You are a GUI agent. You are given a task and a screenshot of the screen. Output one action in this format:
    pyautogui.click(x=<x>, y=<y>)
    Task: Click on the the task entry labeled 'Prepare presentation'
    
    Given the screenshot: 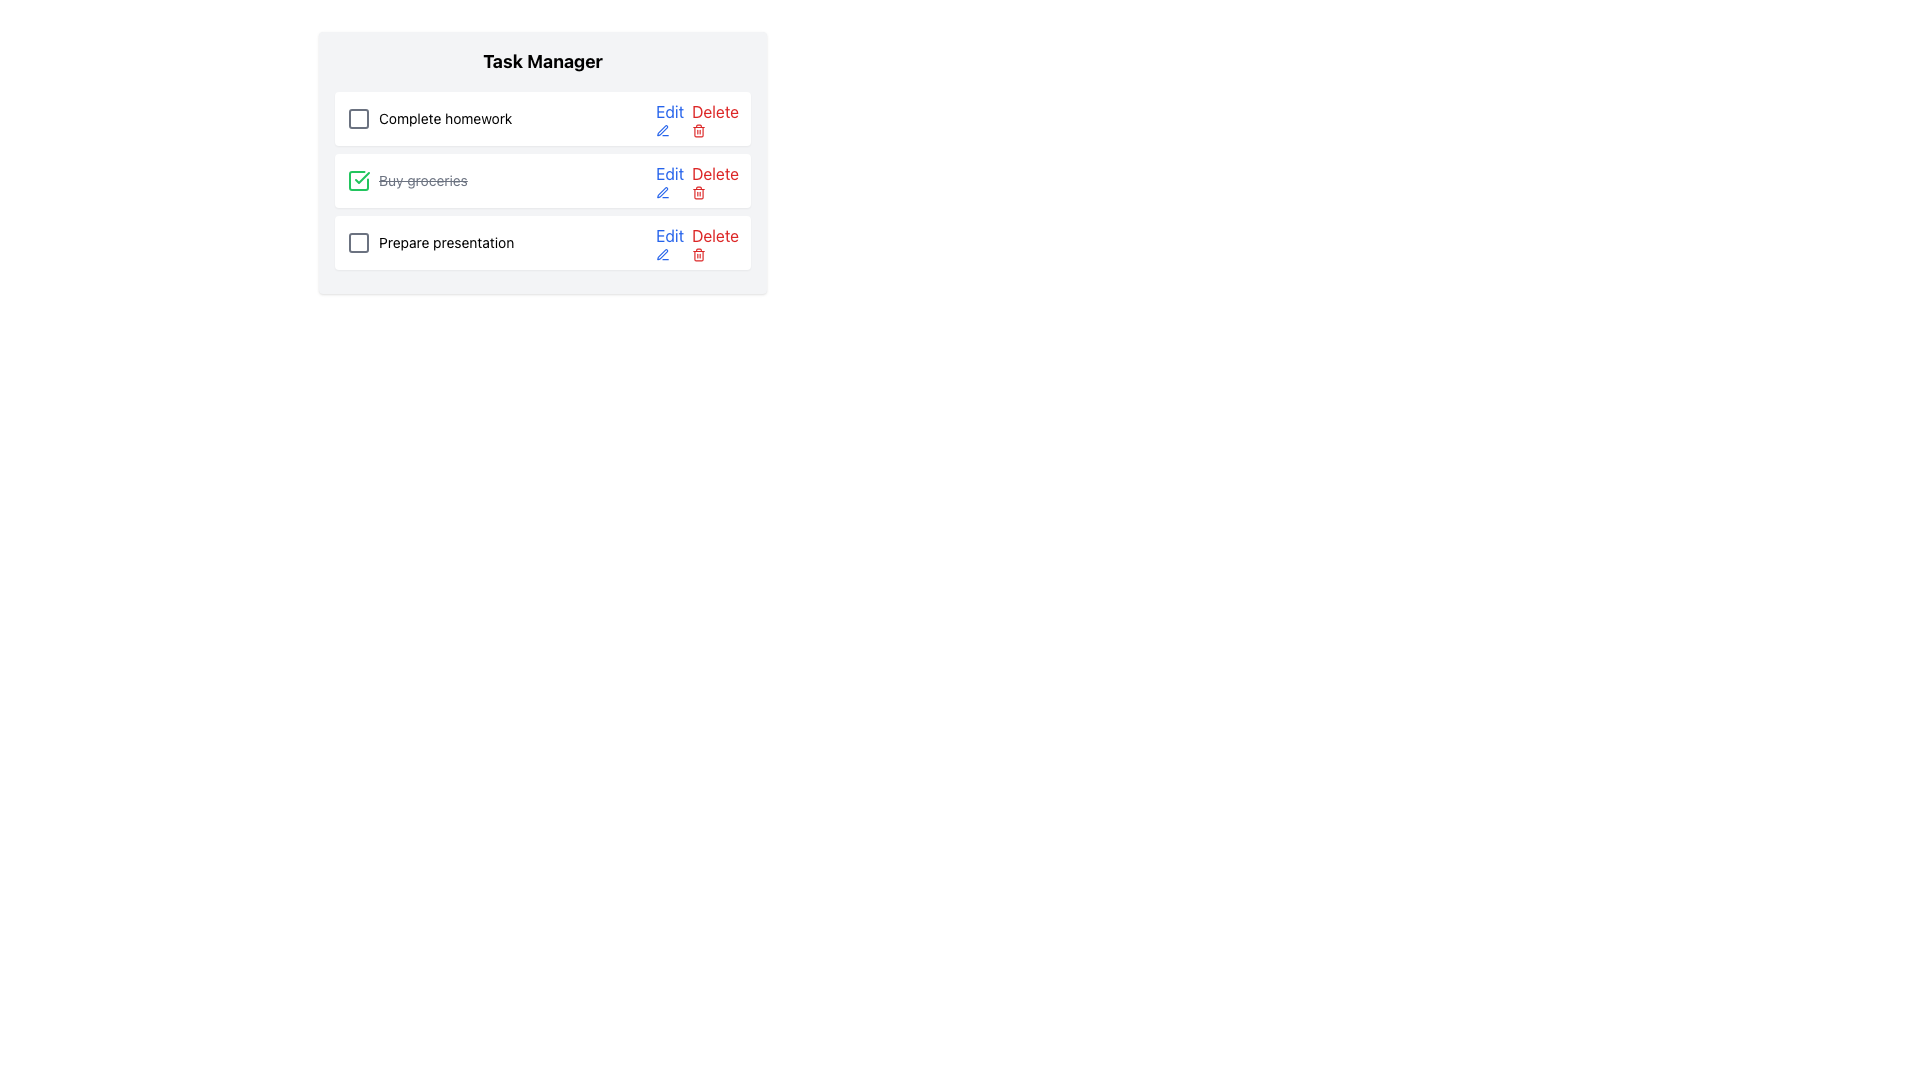 What is the action you would take?
    pyautogui.click(x=429, y=242)
    